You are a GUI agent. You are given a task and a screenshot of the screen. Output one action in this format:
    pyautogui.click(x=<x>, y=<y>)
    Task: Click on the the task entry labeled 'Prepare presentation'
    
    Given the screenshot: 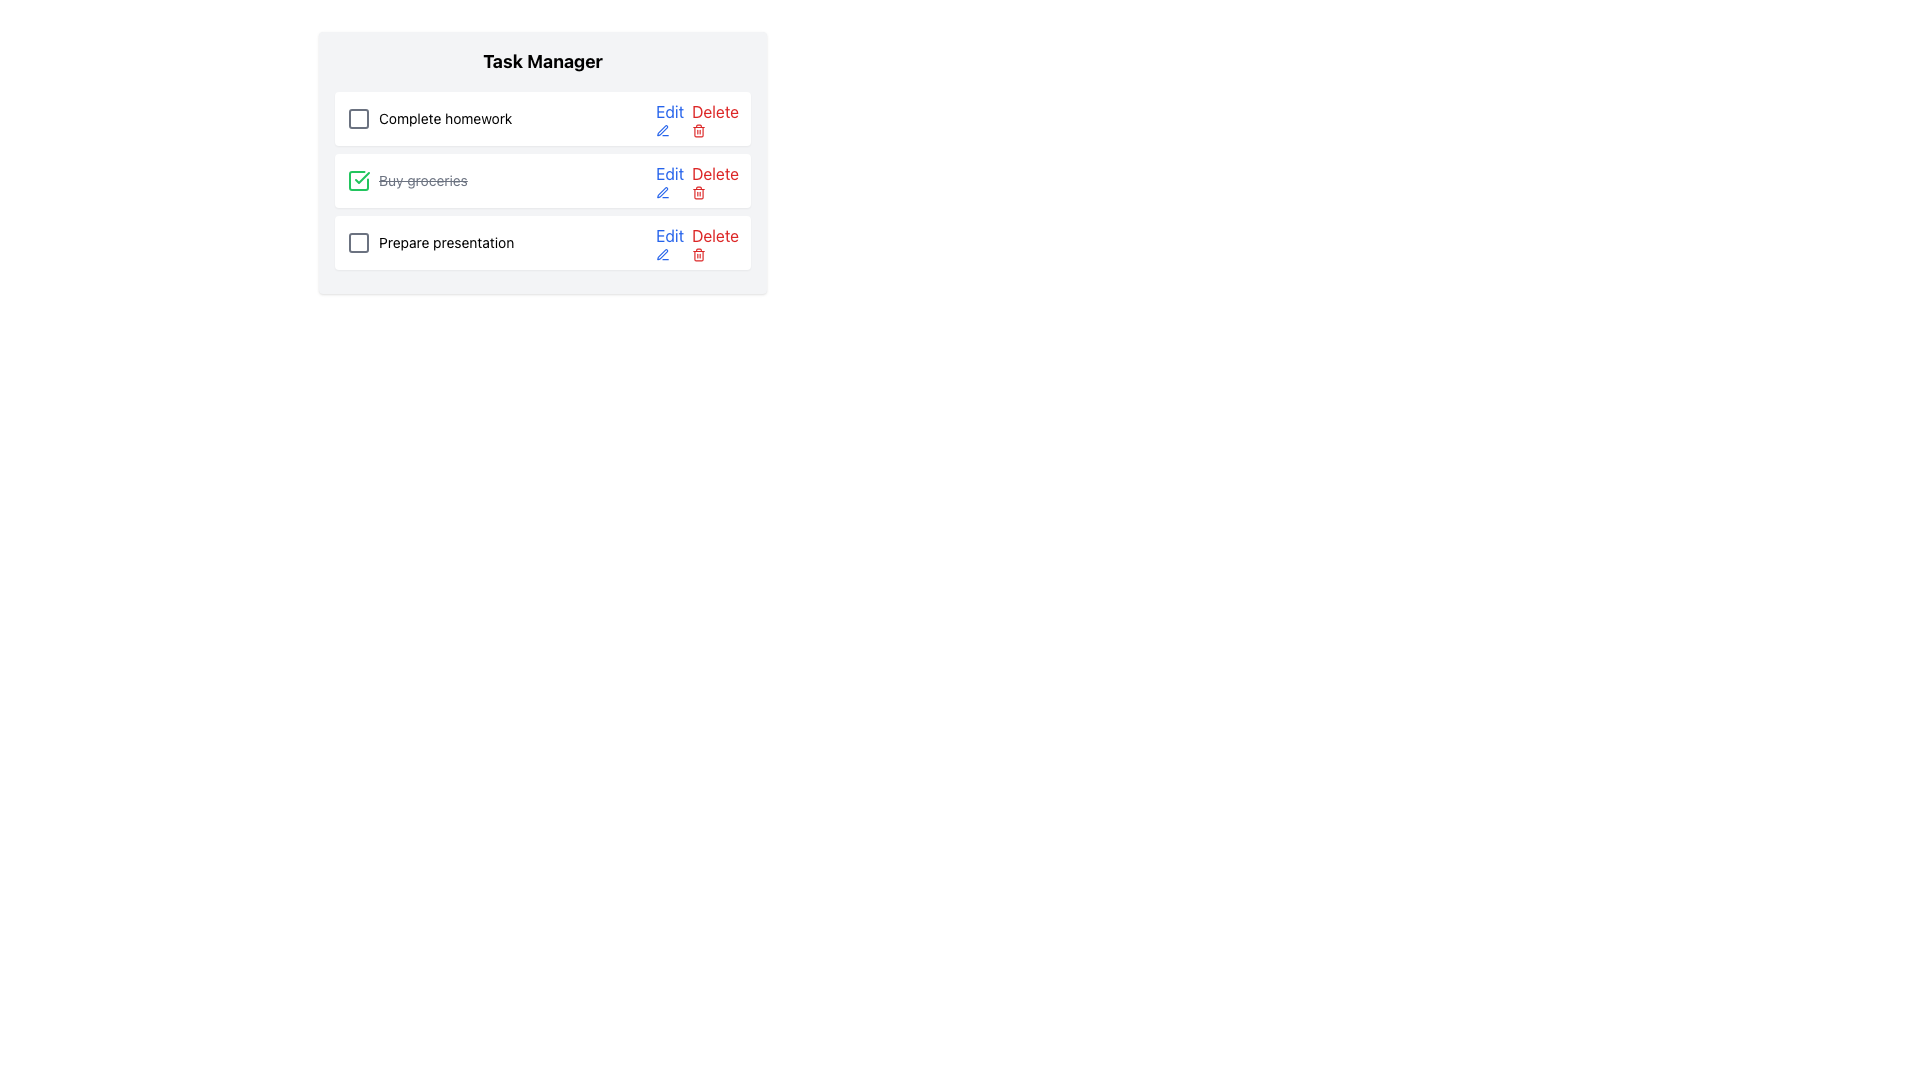 What is the action you would take?
    pyautogui.click(x=429, y=242)
    